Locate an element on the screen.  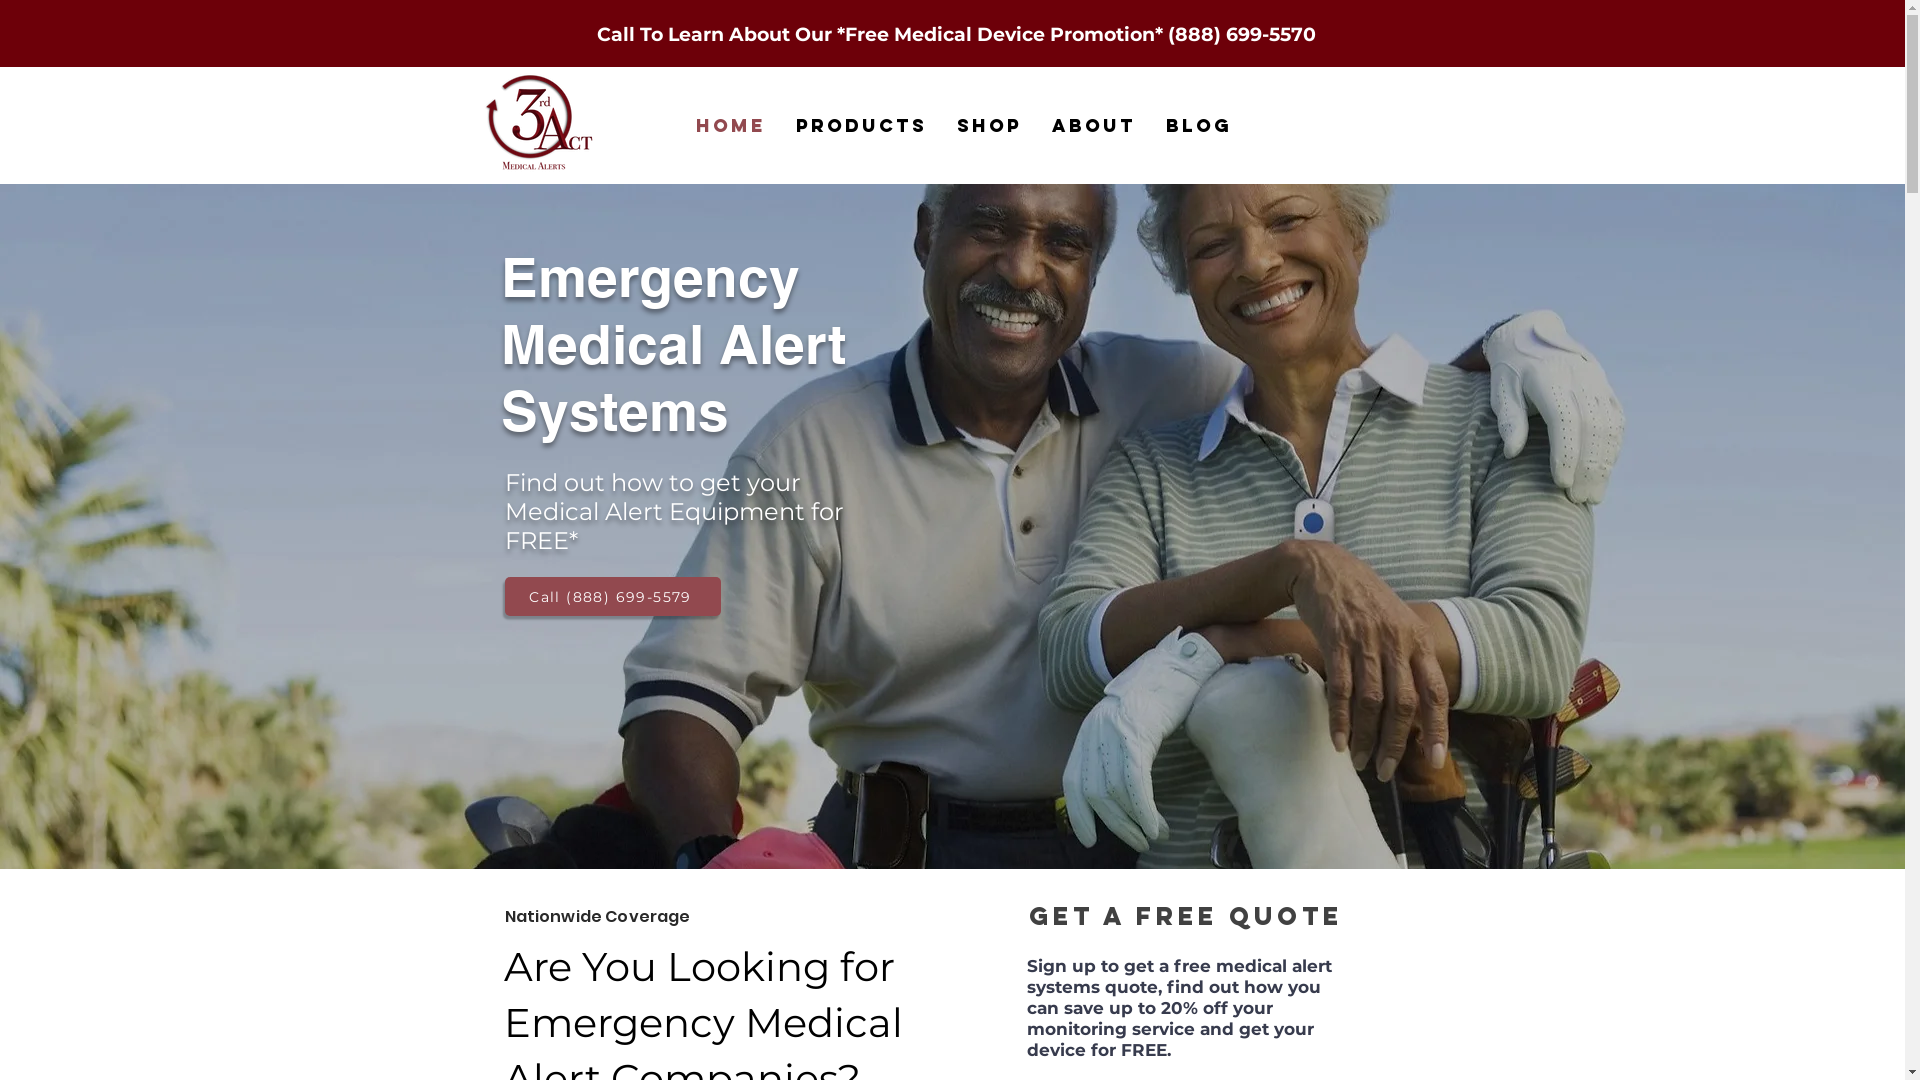
'Shop' is located at coordinates (940, 125).